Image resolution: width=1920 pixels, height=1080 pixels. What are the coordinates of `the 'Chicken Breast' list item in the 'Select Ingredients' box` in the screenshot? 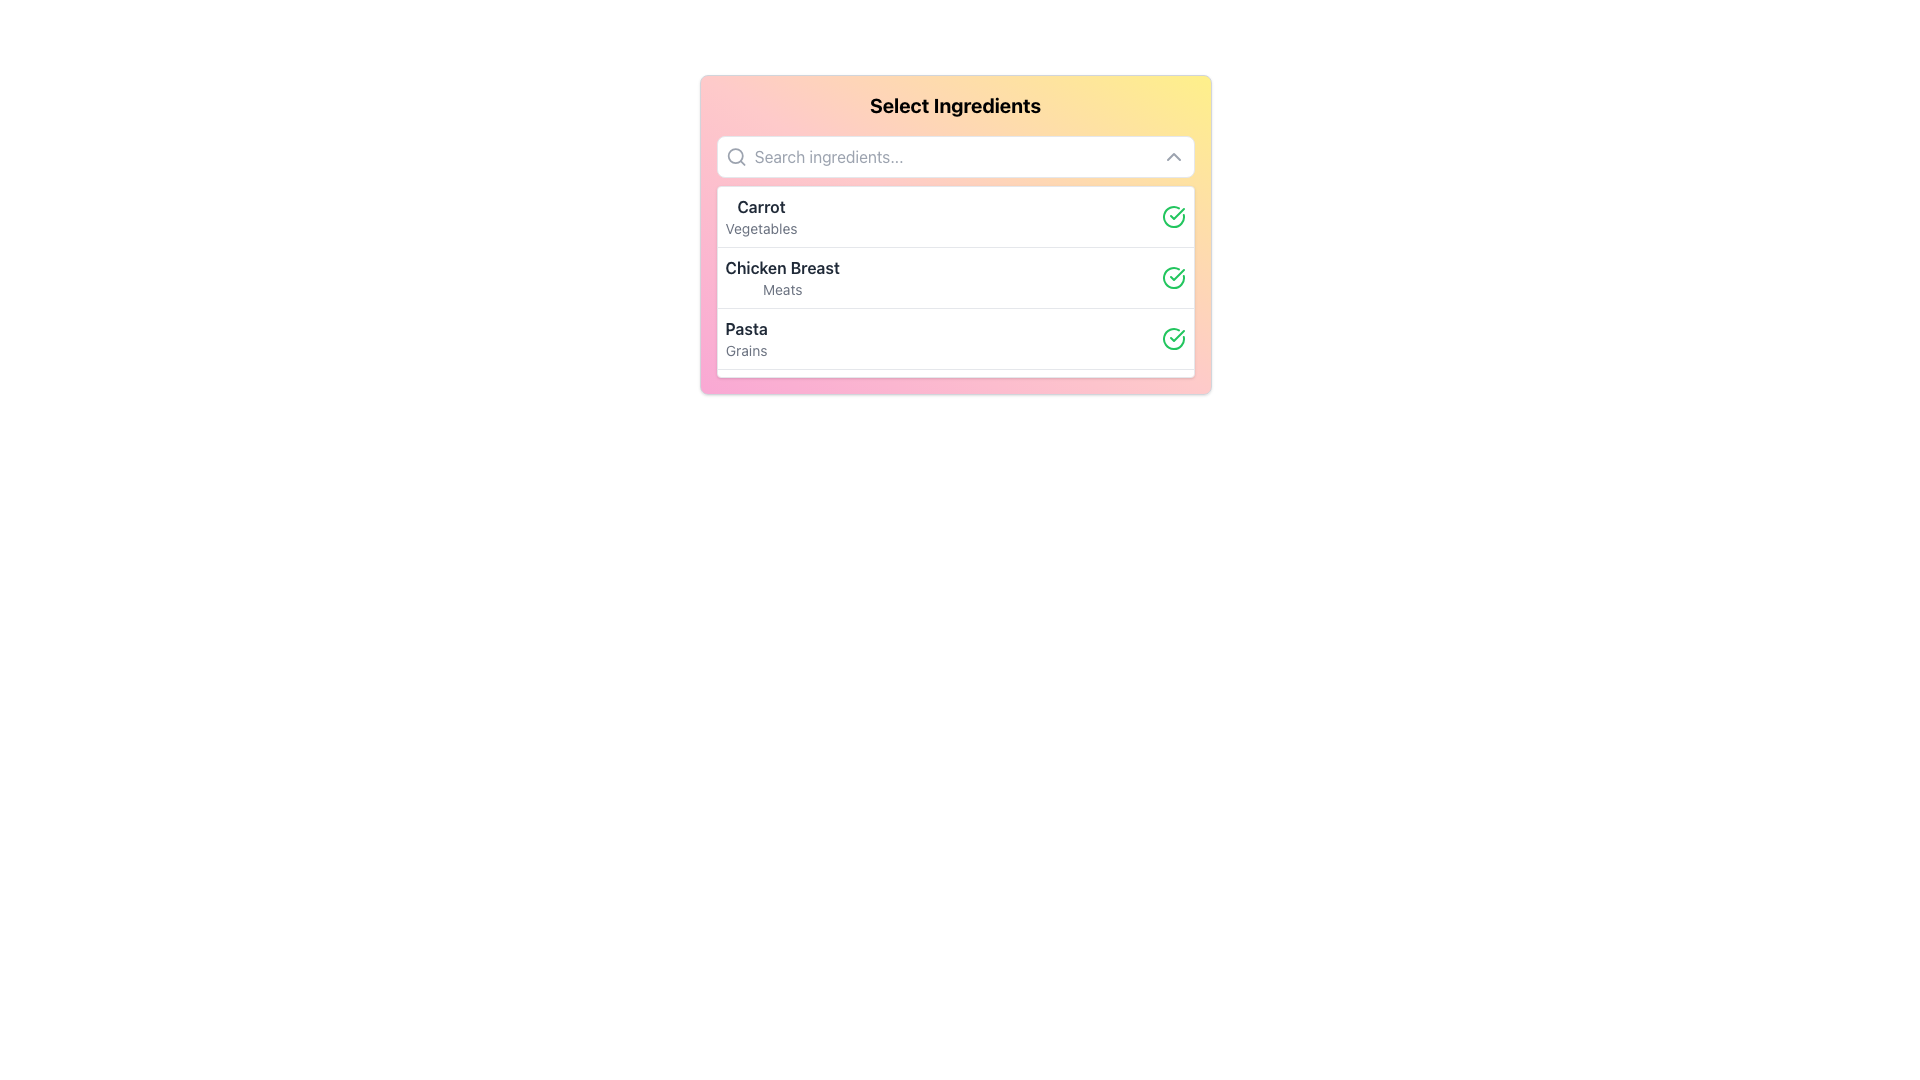 It's located at (954, 278).